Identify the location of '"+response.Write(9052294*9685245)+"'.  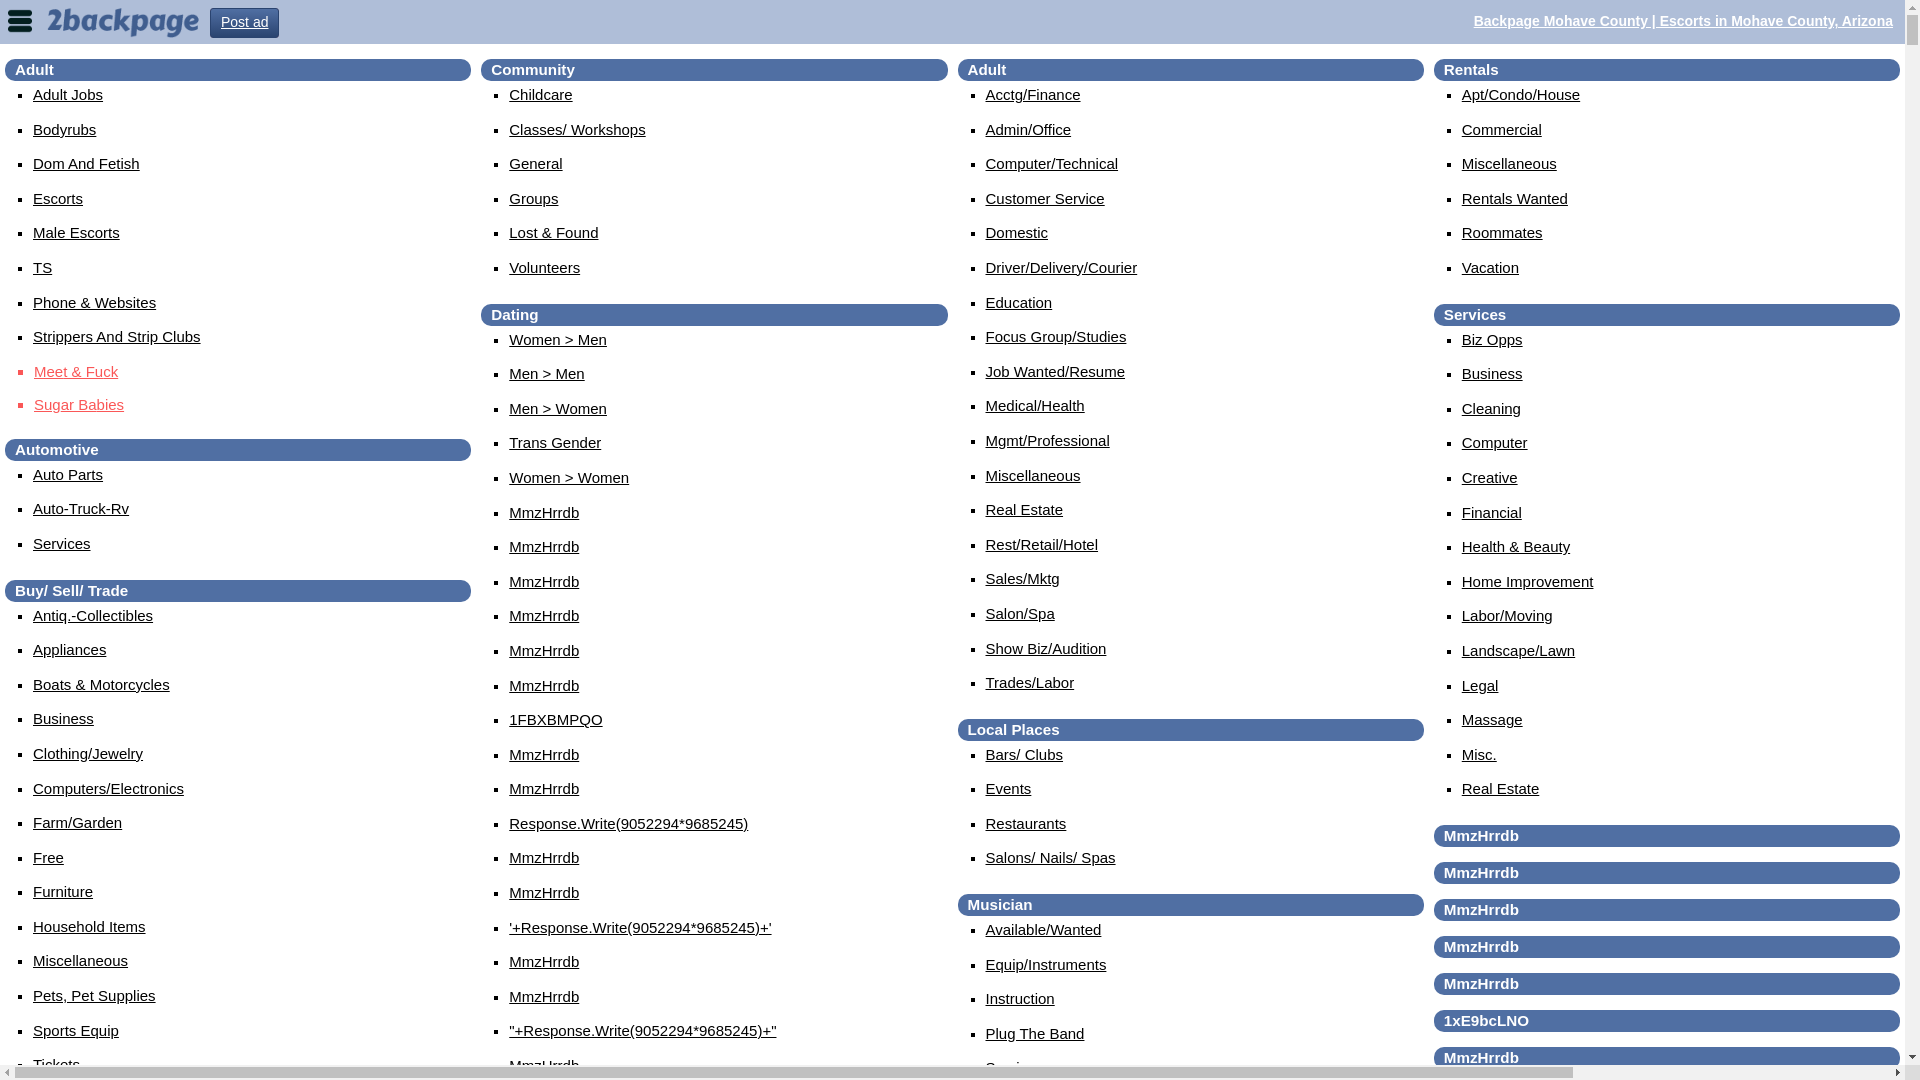
(642, 1030).